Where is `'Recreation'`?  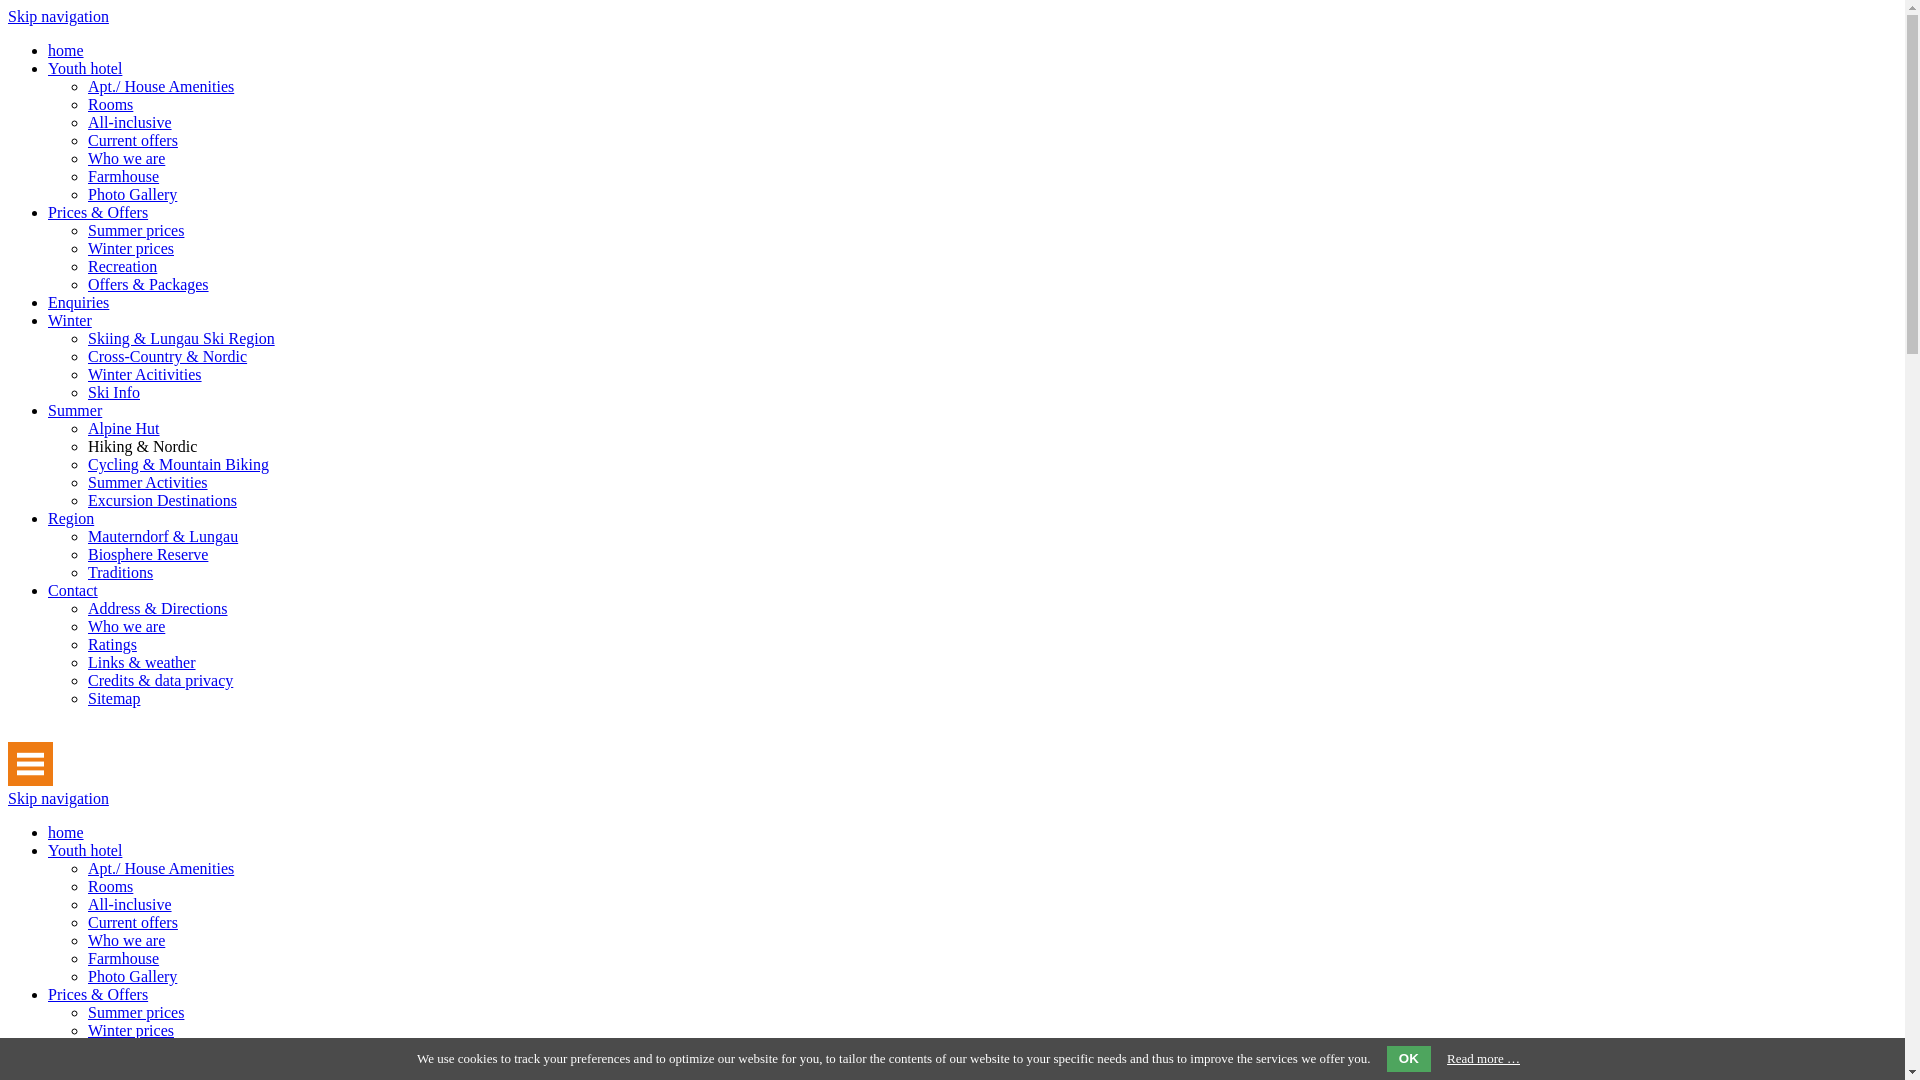
'Recreation' is located at coordinates (121, 265).